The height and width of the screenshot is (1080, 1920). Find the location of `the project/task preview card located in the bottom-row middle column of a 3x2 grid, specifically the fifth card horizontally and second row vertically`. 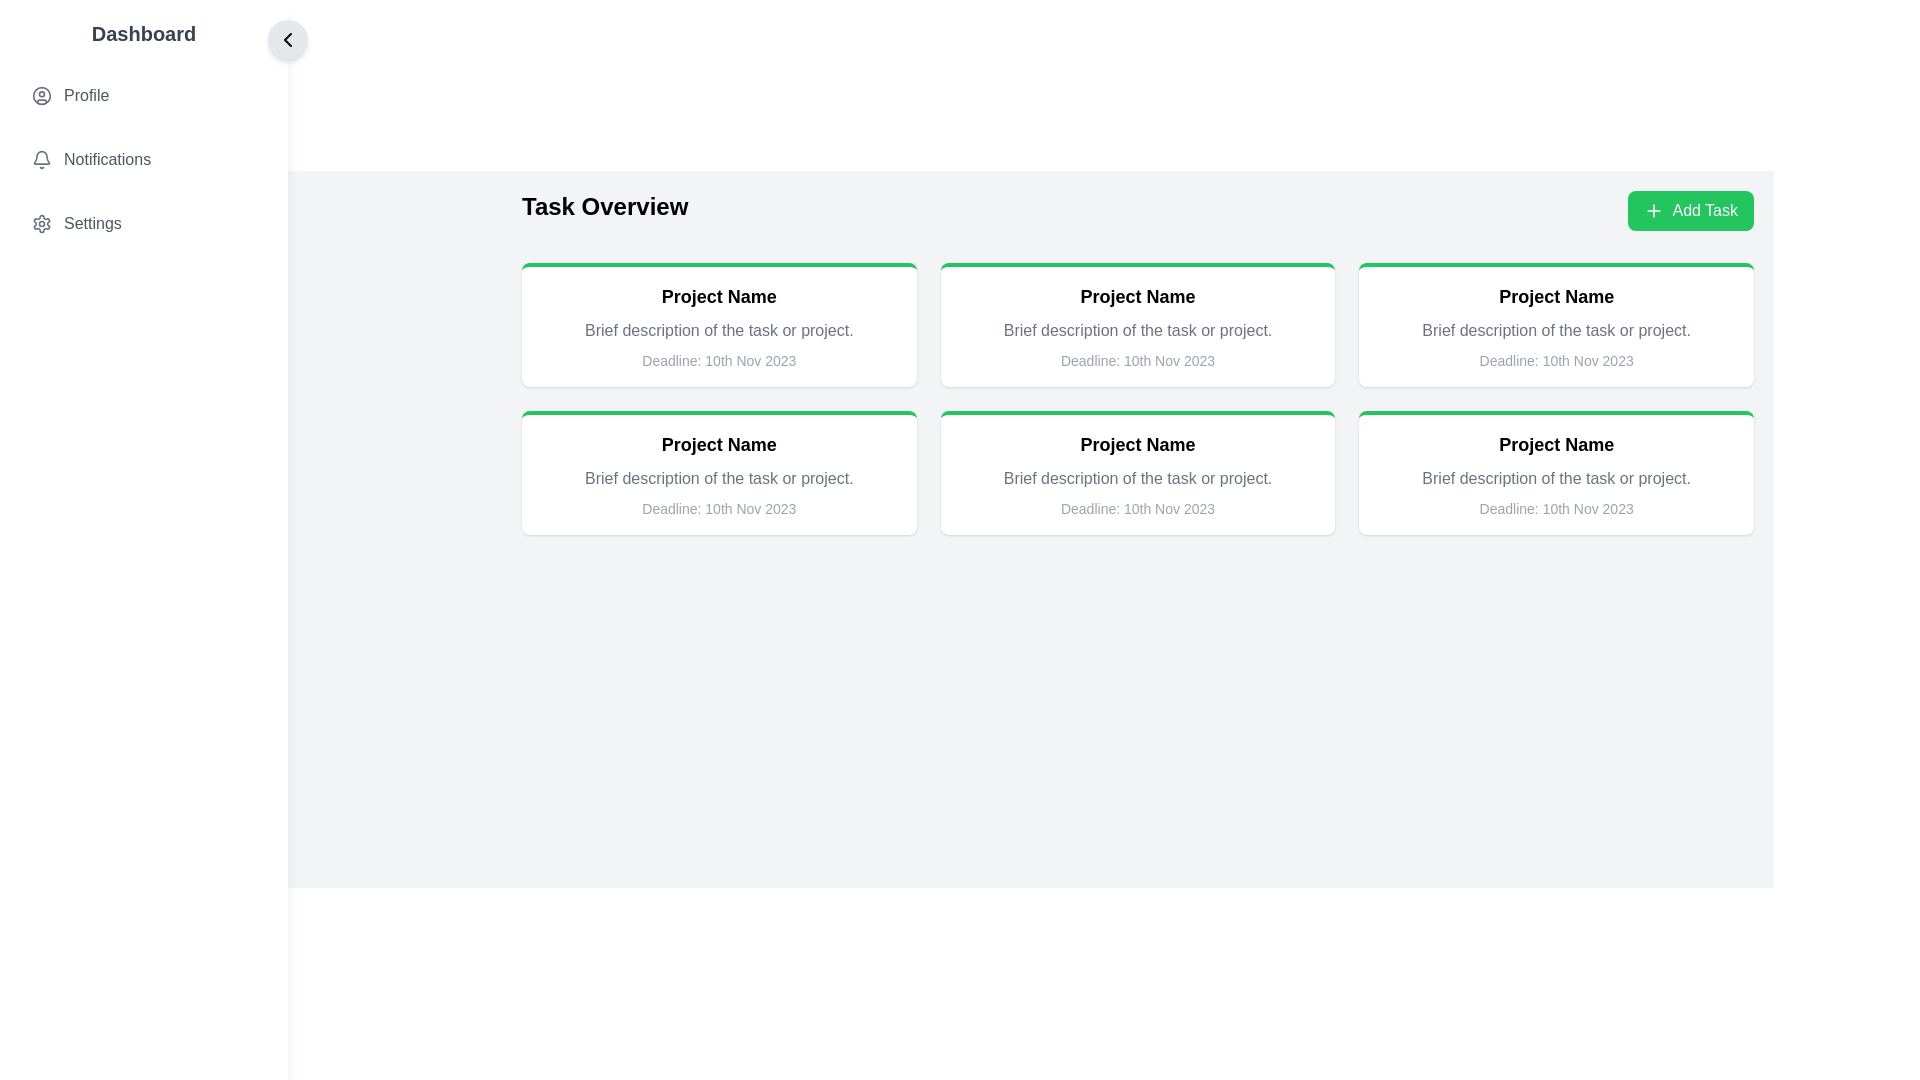

the project/task preview card located in the bottom-row middle column of a 3x2 grid, specifically the fifth card horizontally and second row vertically is located at coordinates (1137, 473).